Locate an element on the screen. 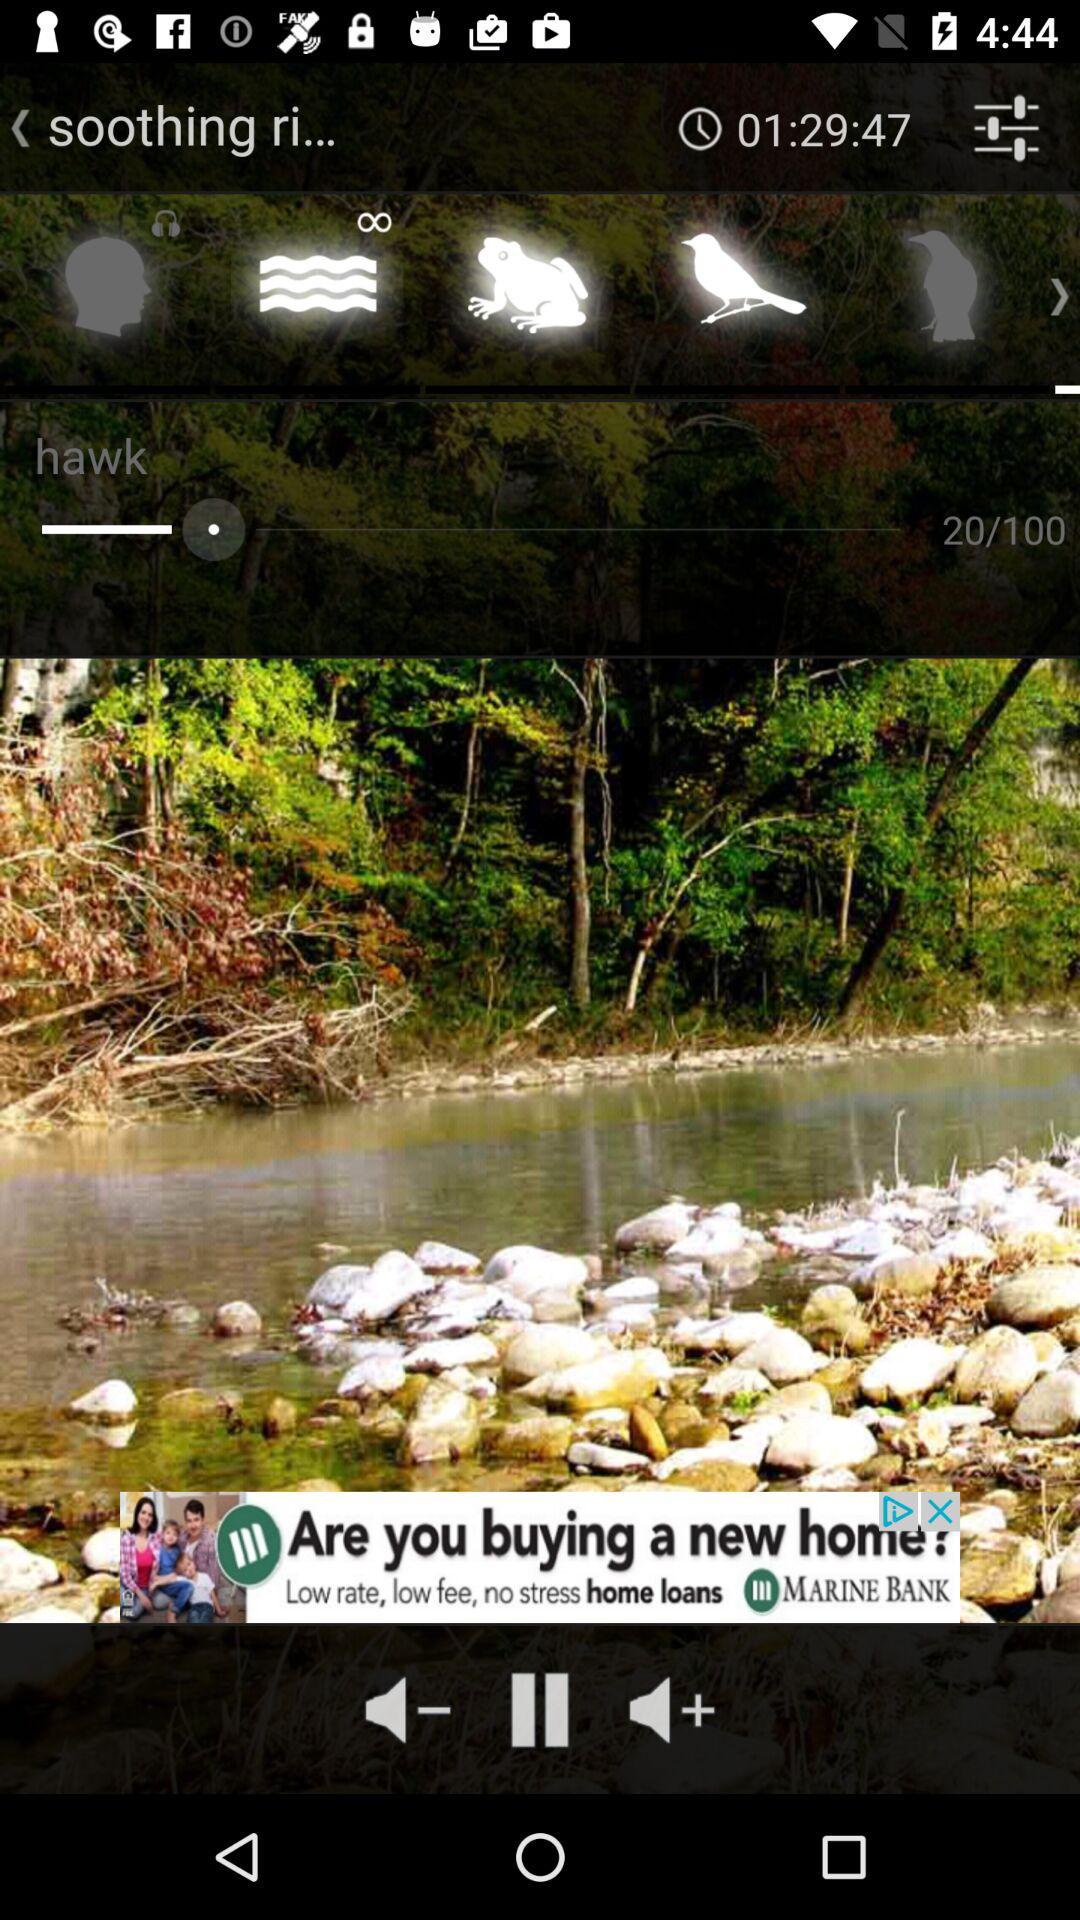 The image size is (1080, 1920). sound of frogs is located at coordinates (526, 291).